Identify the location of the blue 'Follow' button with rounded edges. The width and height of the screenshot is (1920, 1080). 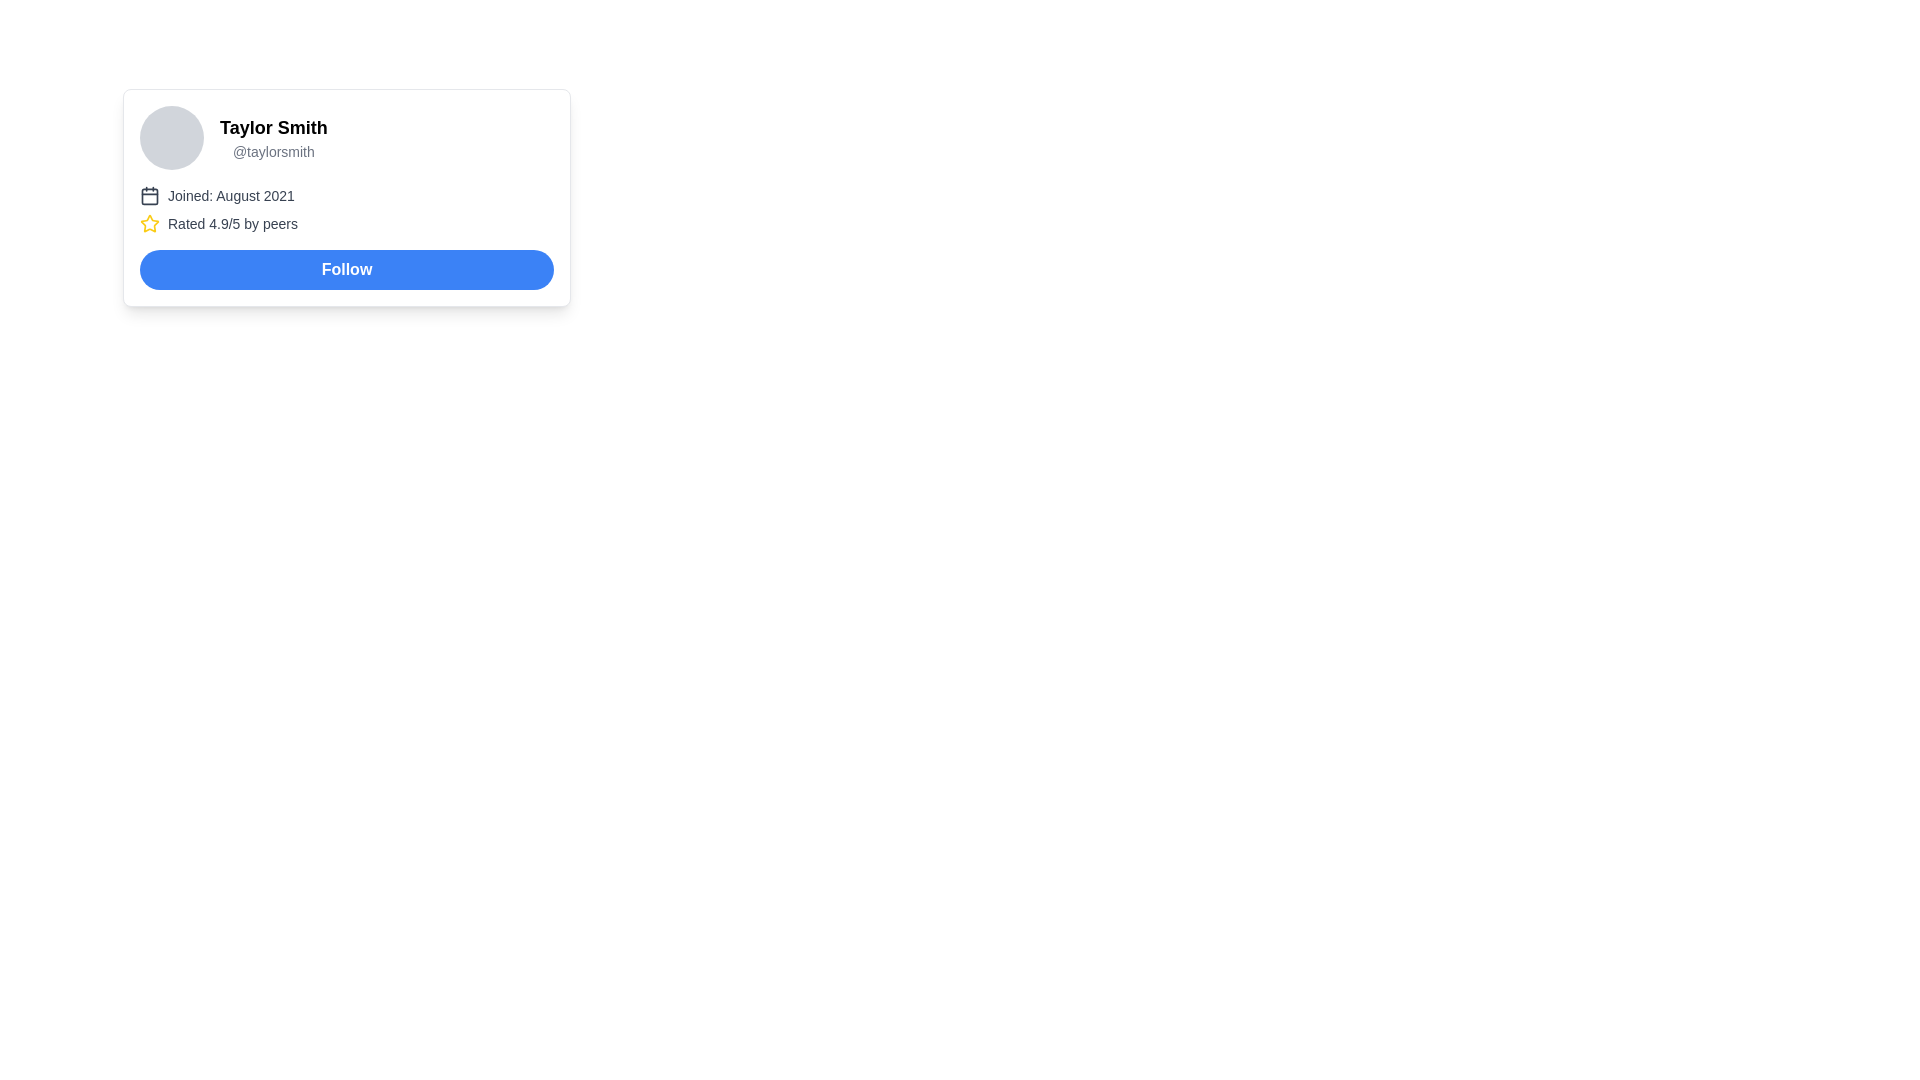
(346, 270).